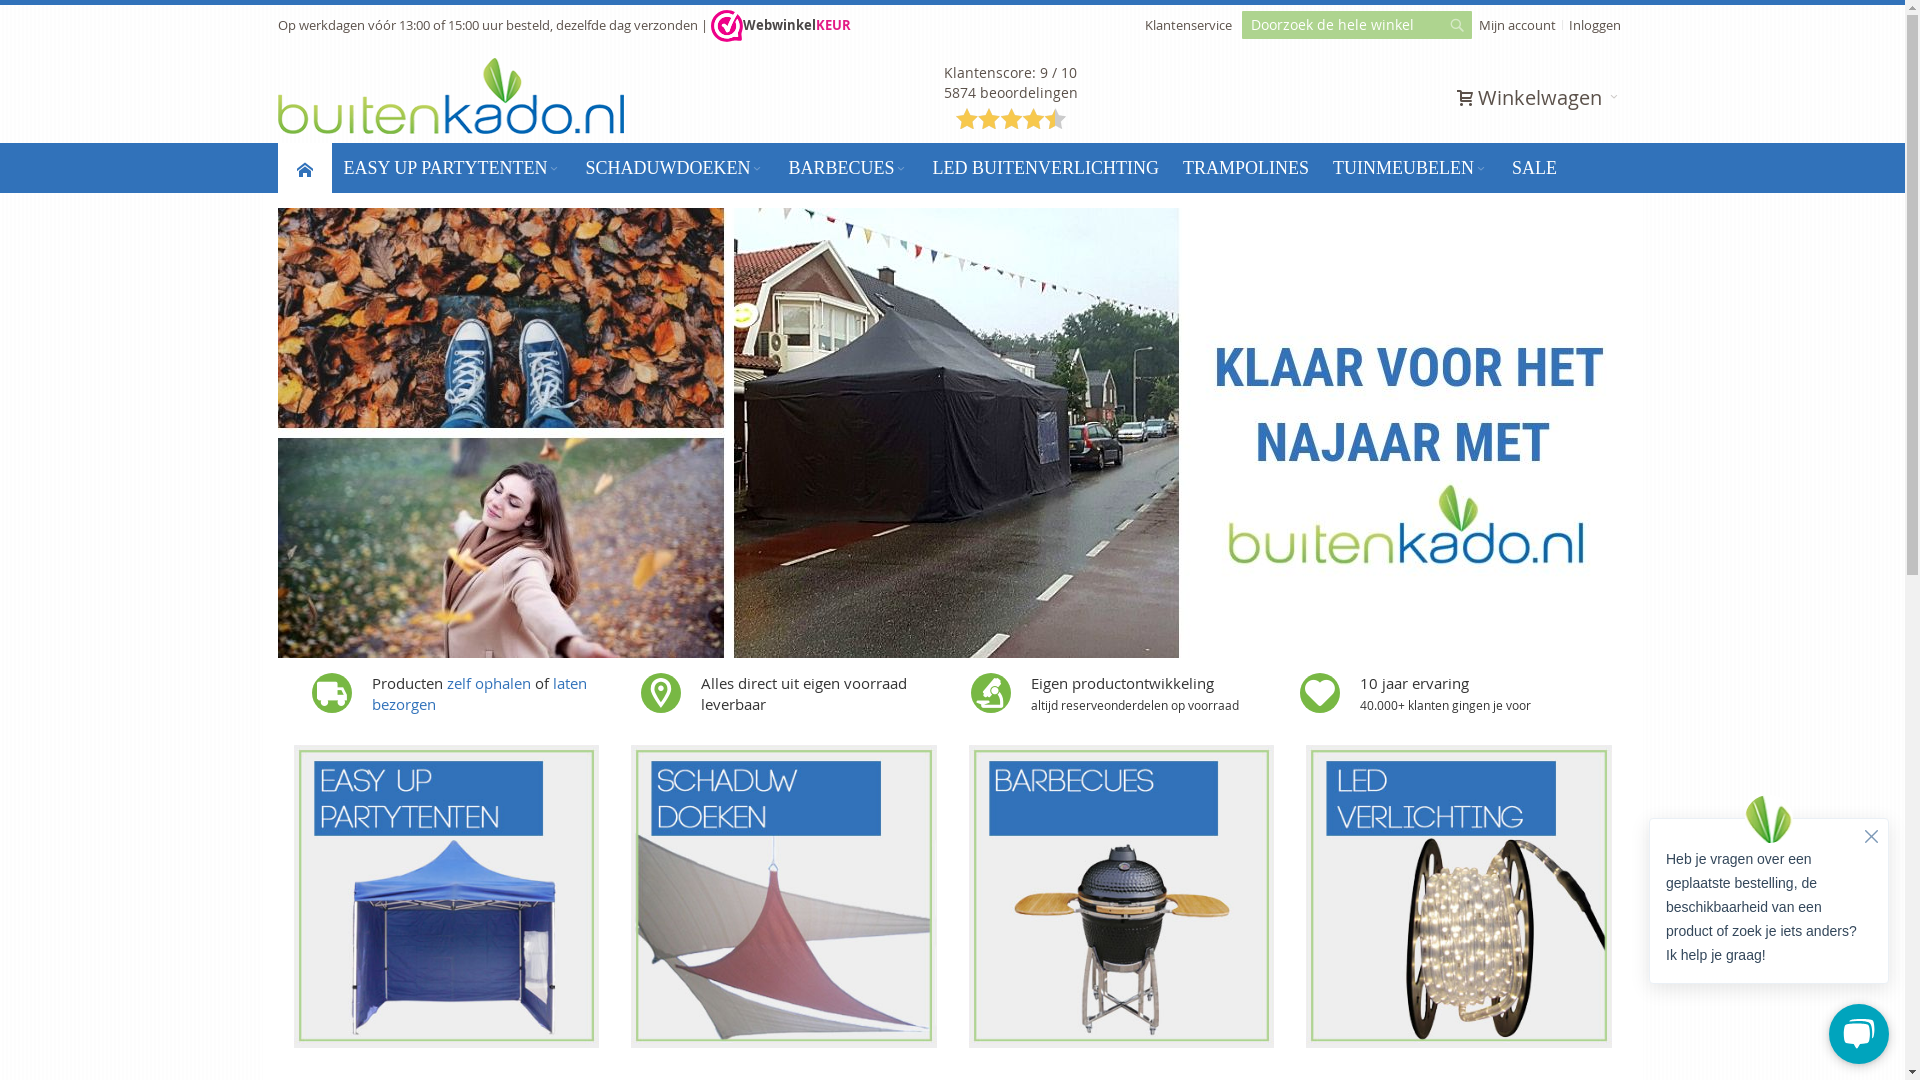 The image size is (1920, 1080). Describe the element at coordinates (1455, 30) in the screenshot. I see `'Zoek'` at that location.